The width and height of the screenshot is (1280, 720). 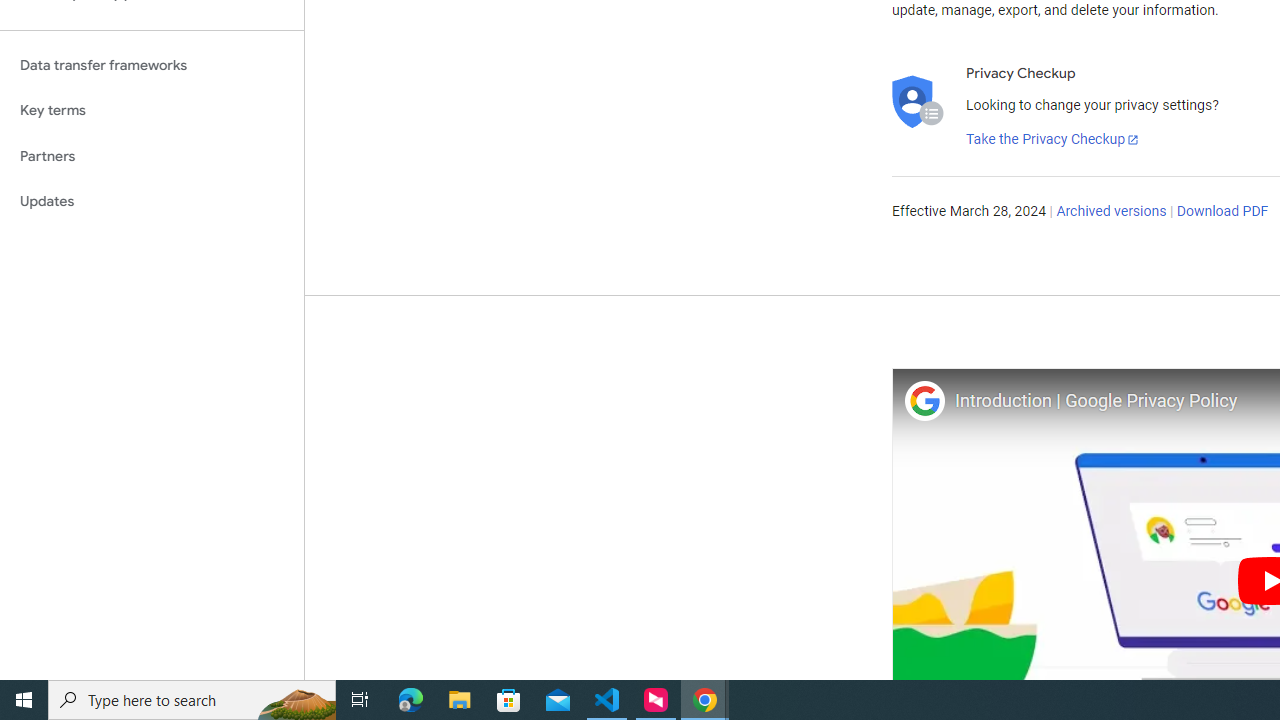 I want to click on 'Archived versions', so click(x=1110, y=212).